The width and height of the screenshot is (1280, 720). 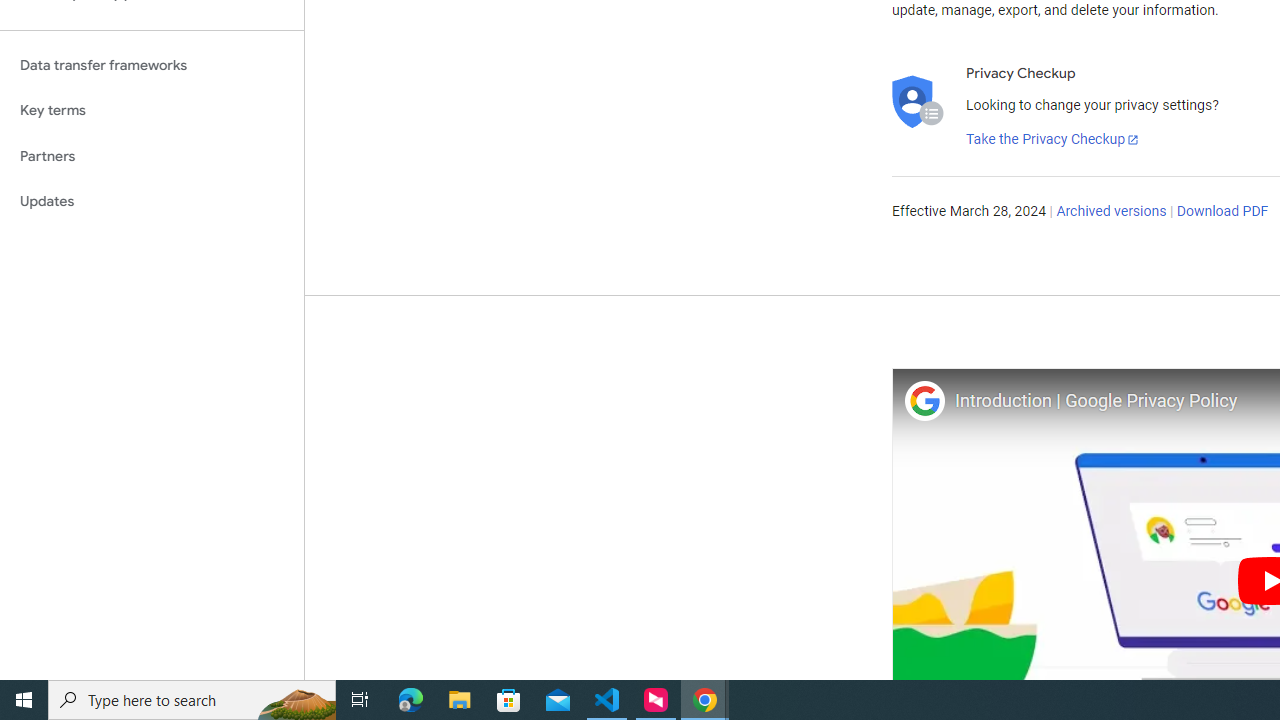 I want to click on 'Archived versions', so click(x=1110, y=212).